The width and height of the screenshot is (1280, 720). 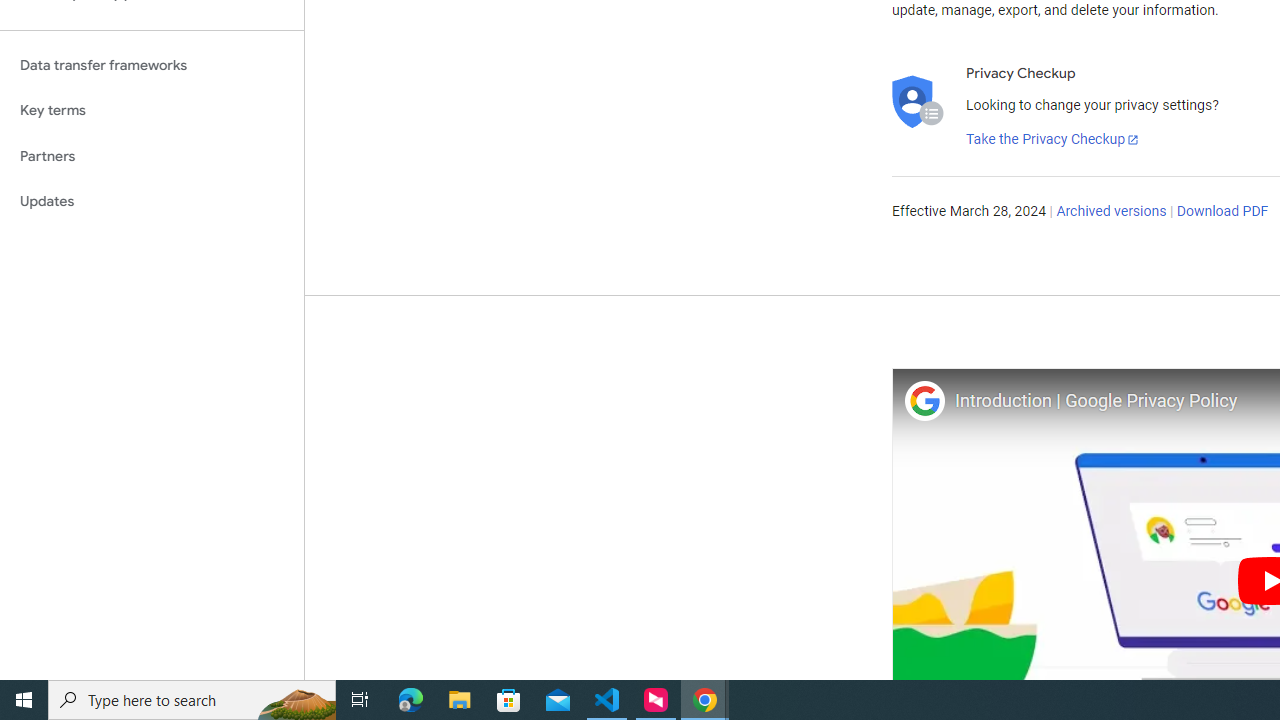 I want to click on 'Archived versions', so click(x=1110, y=212).